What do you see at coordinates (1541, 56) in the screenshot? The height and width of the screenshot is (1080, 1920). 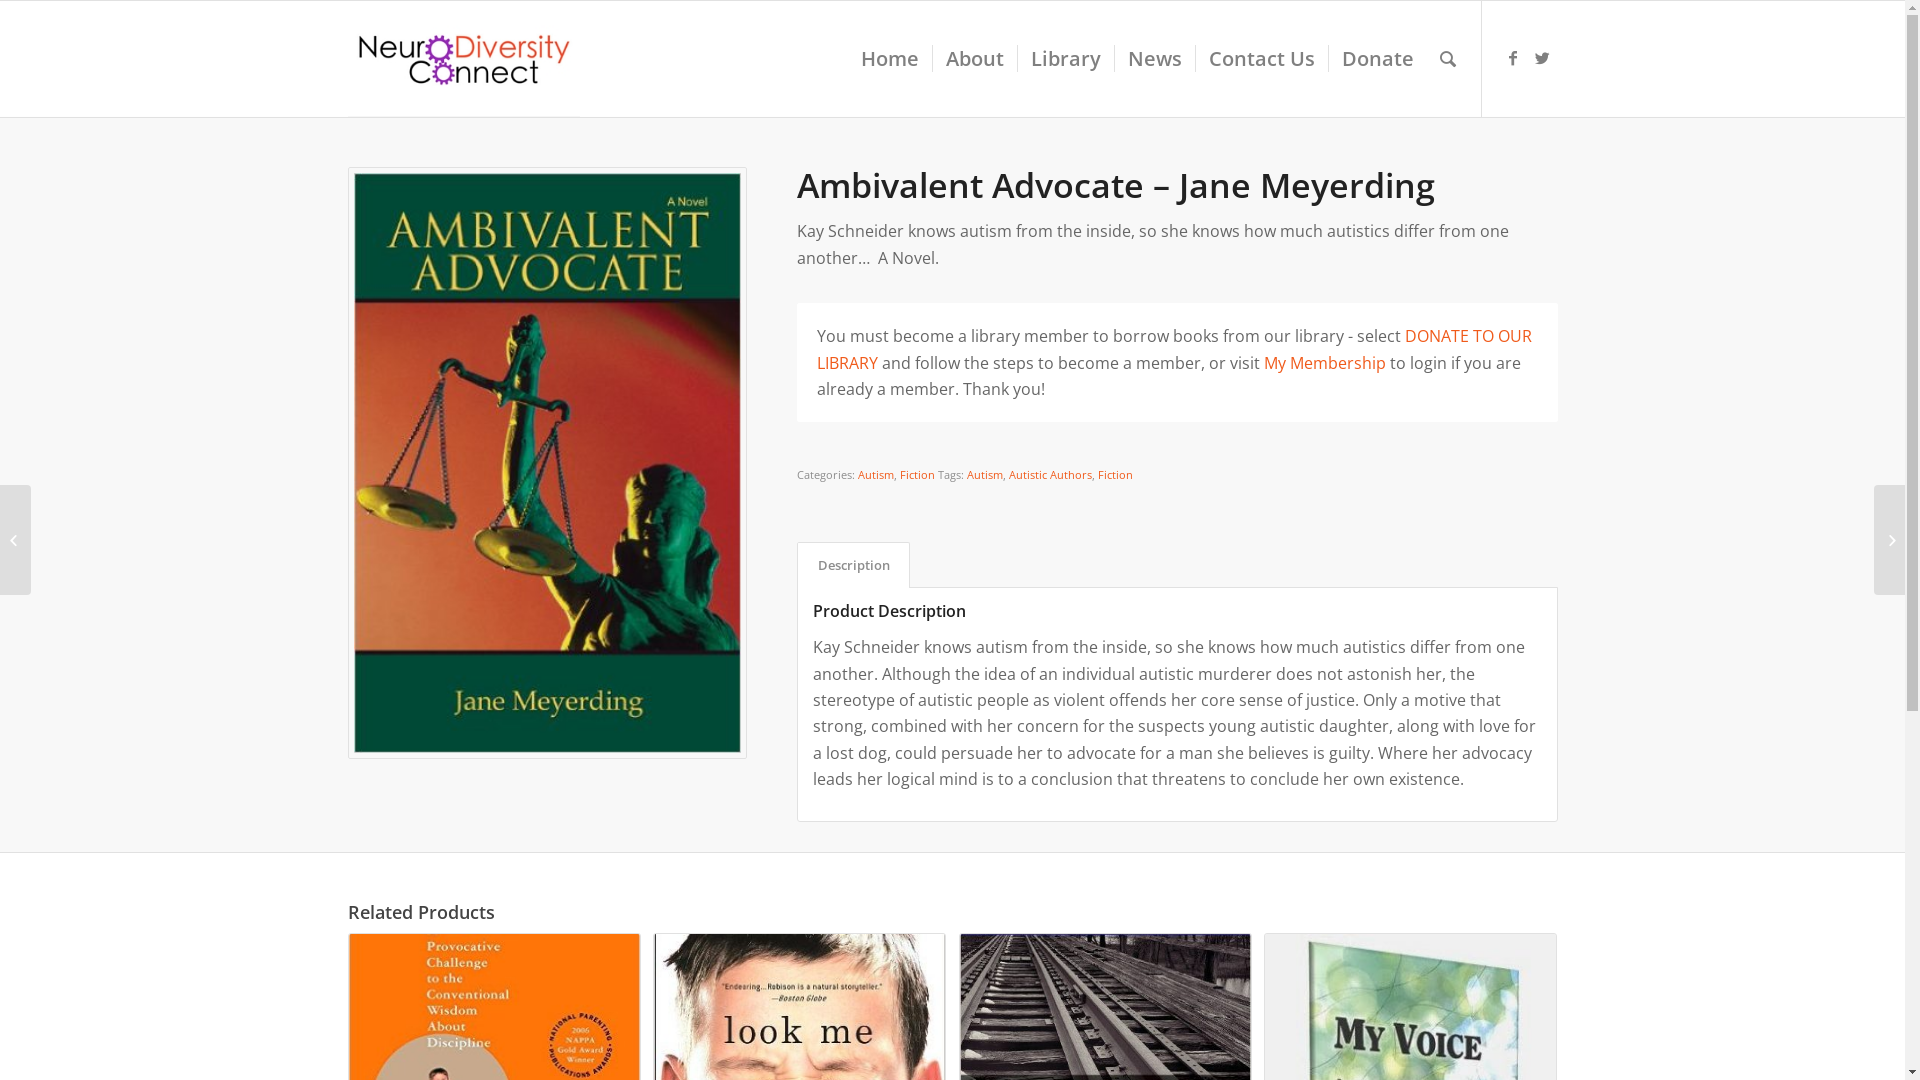 I see `'Twitter'` at bounding box center [1541, 56].